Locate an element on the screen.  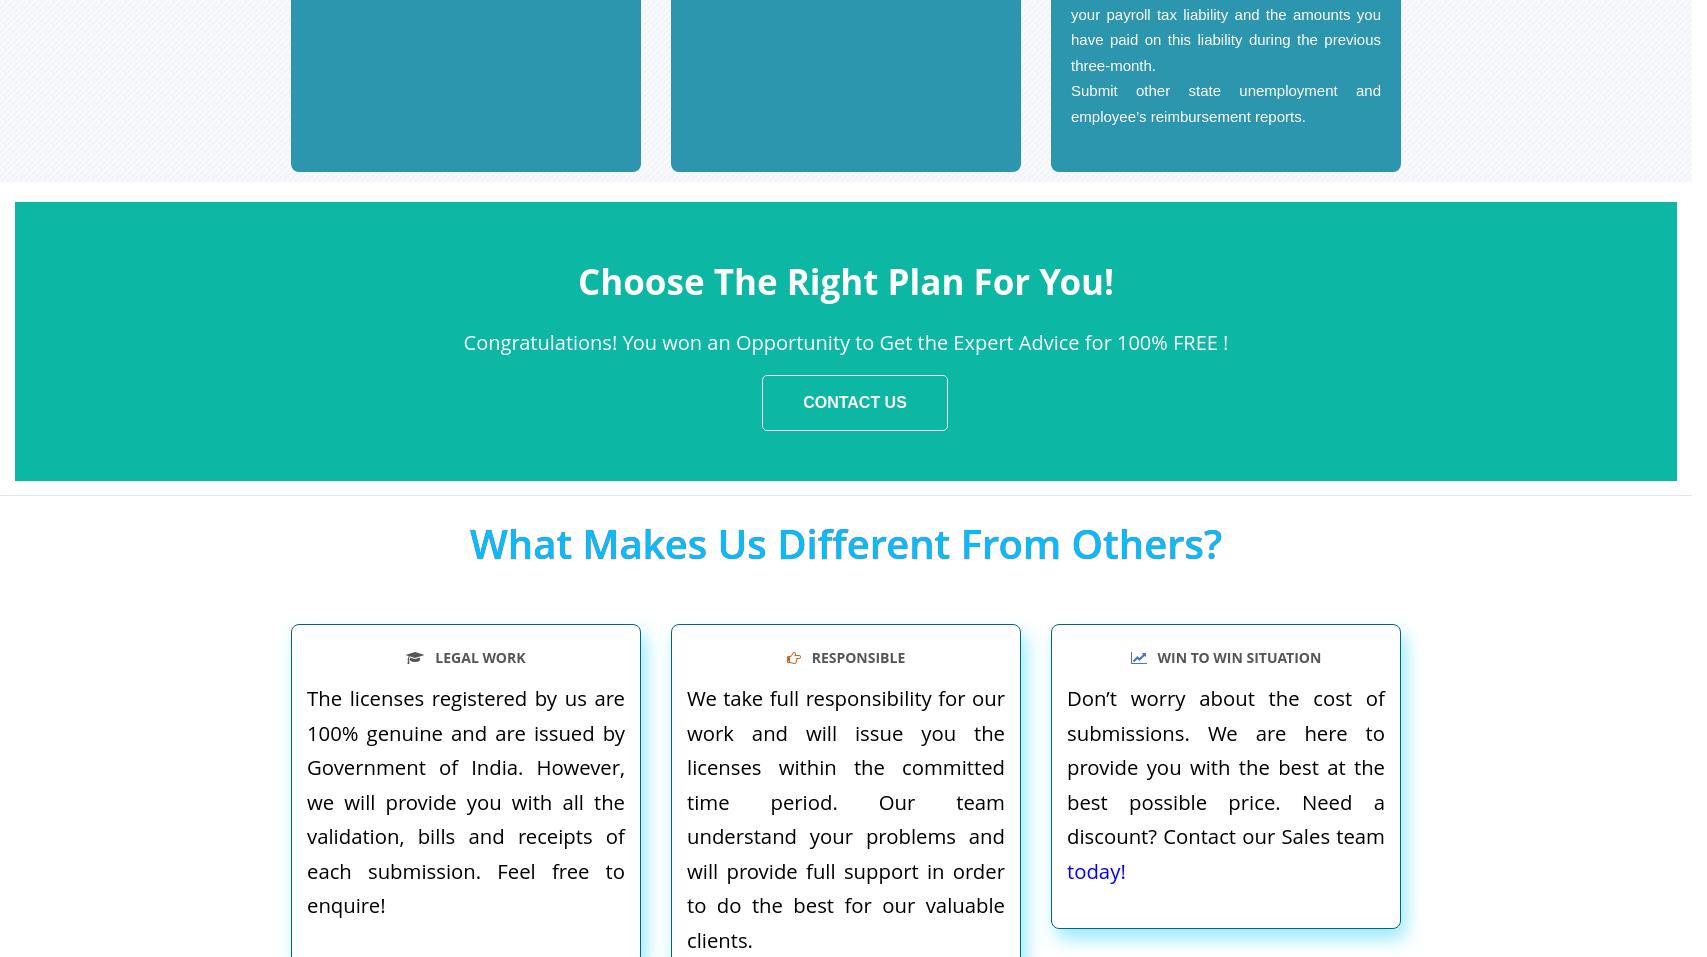
'RESPONSIBLE' is located at coordinates (800, 656).